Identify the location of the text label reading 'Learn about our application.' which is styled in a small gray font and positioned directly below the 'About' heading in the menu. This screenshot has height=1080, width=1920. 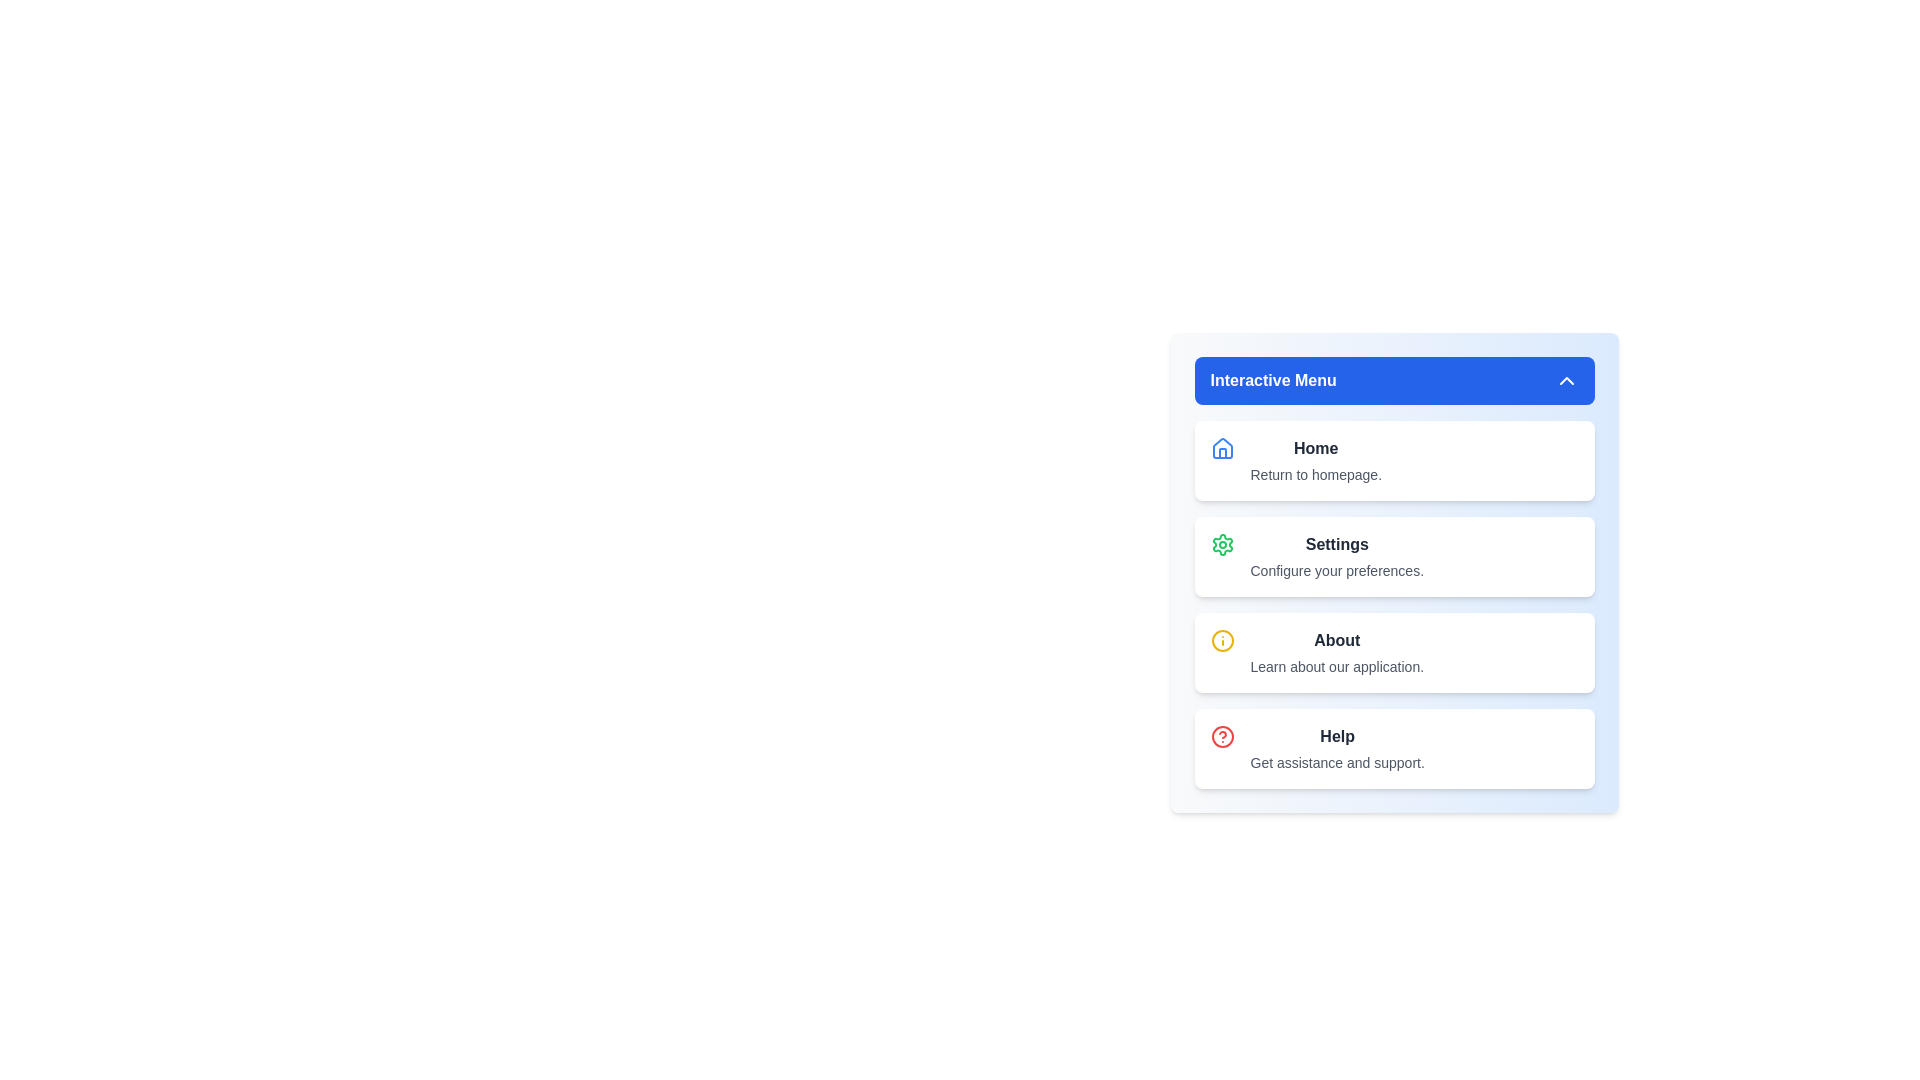
(1337, 667).